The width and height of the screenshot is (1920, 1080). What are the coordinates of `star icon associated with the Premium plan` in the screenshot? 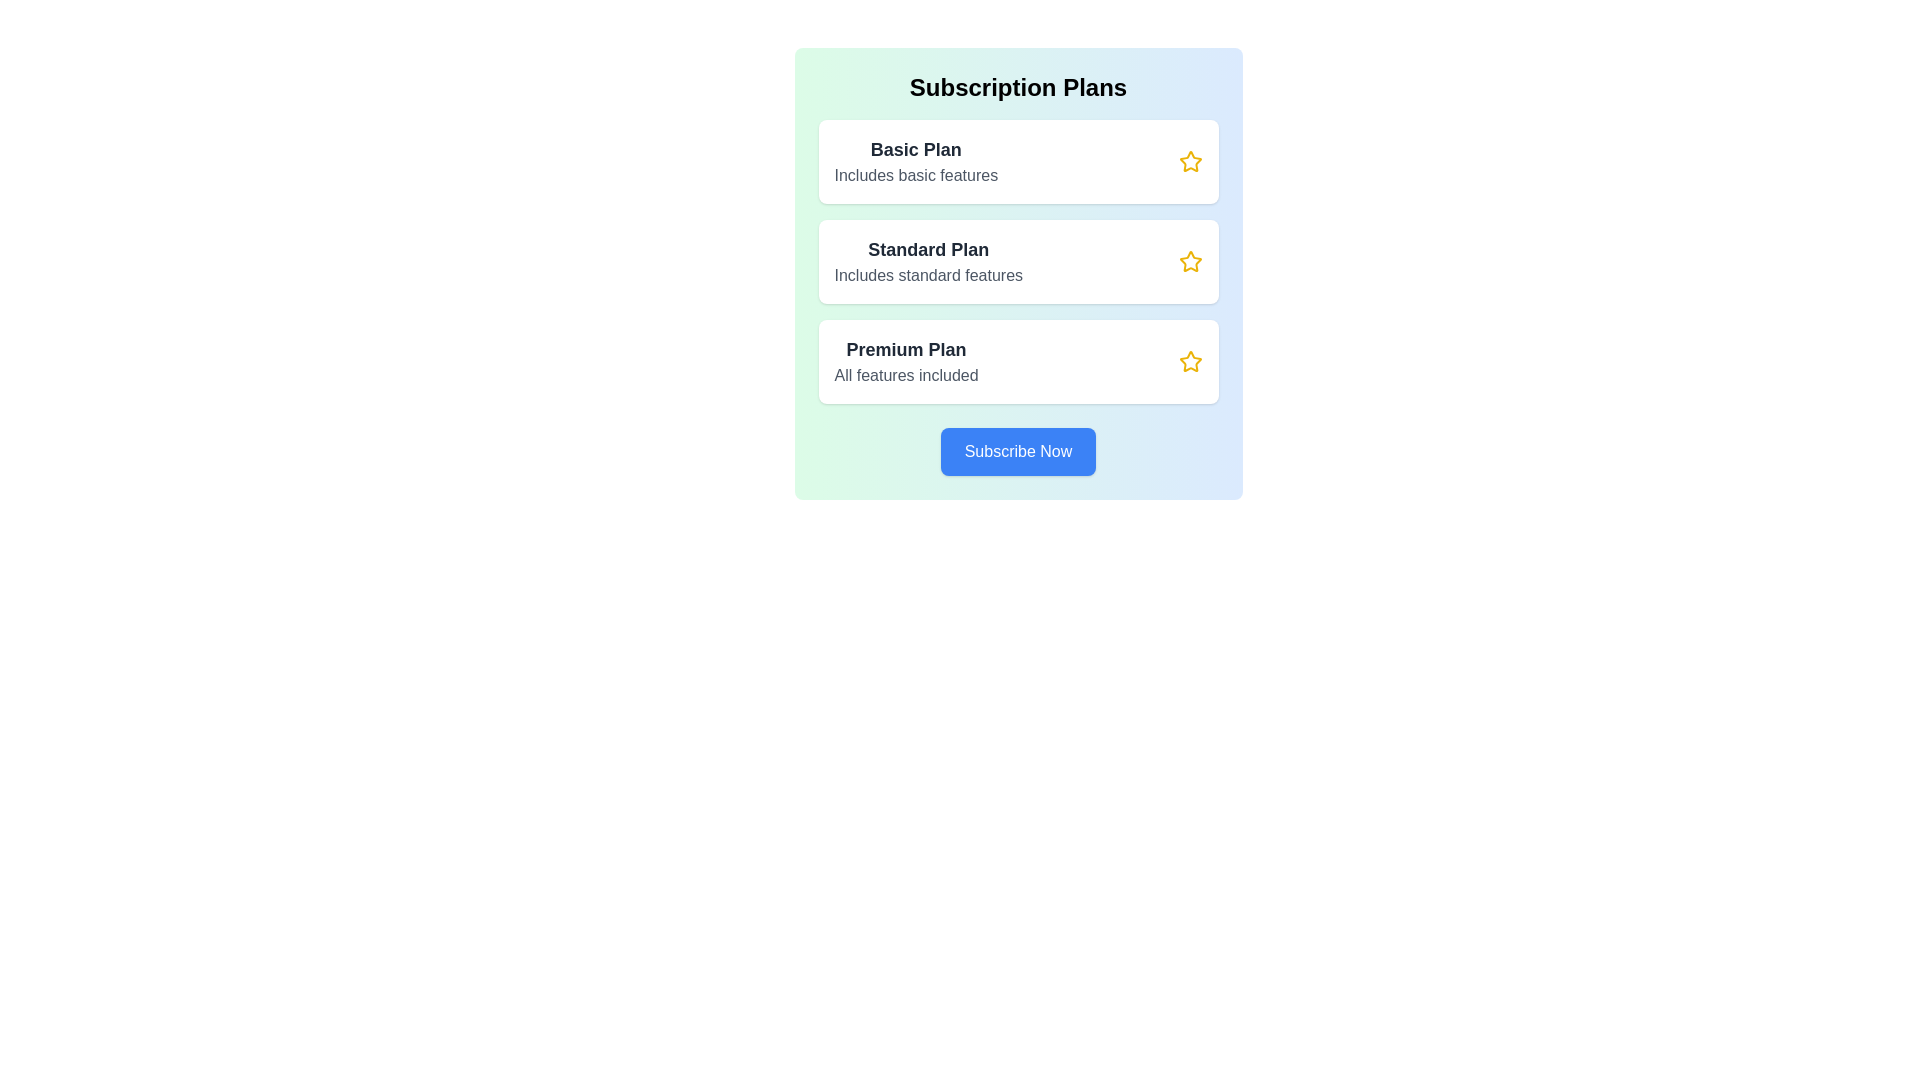 It's located at (1190, 362).